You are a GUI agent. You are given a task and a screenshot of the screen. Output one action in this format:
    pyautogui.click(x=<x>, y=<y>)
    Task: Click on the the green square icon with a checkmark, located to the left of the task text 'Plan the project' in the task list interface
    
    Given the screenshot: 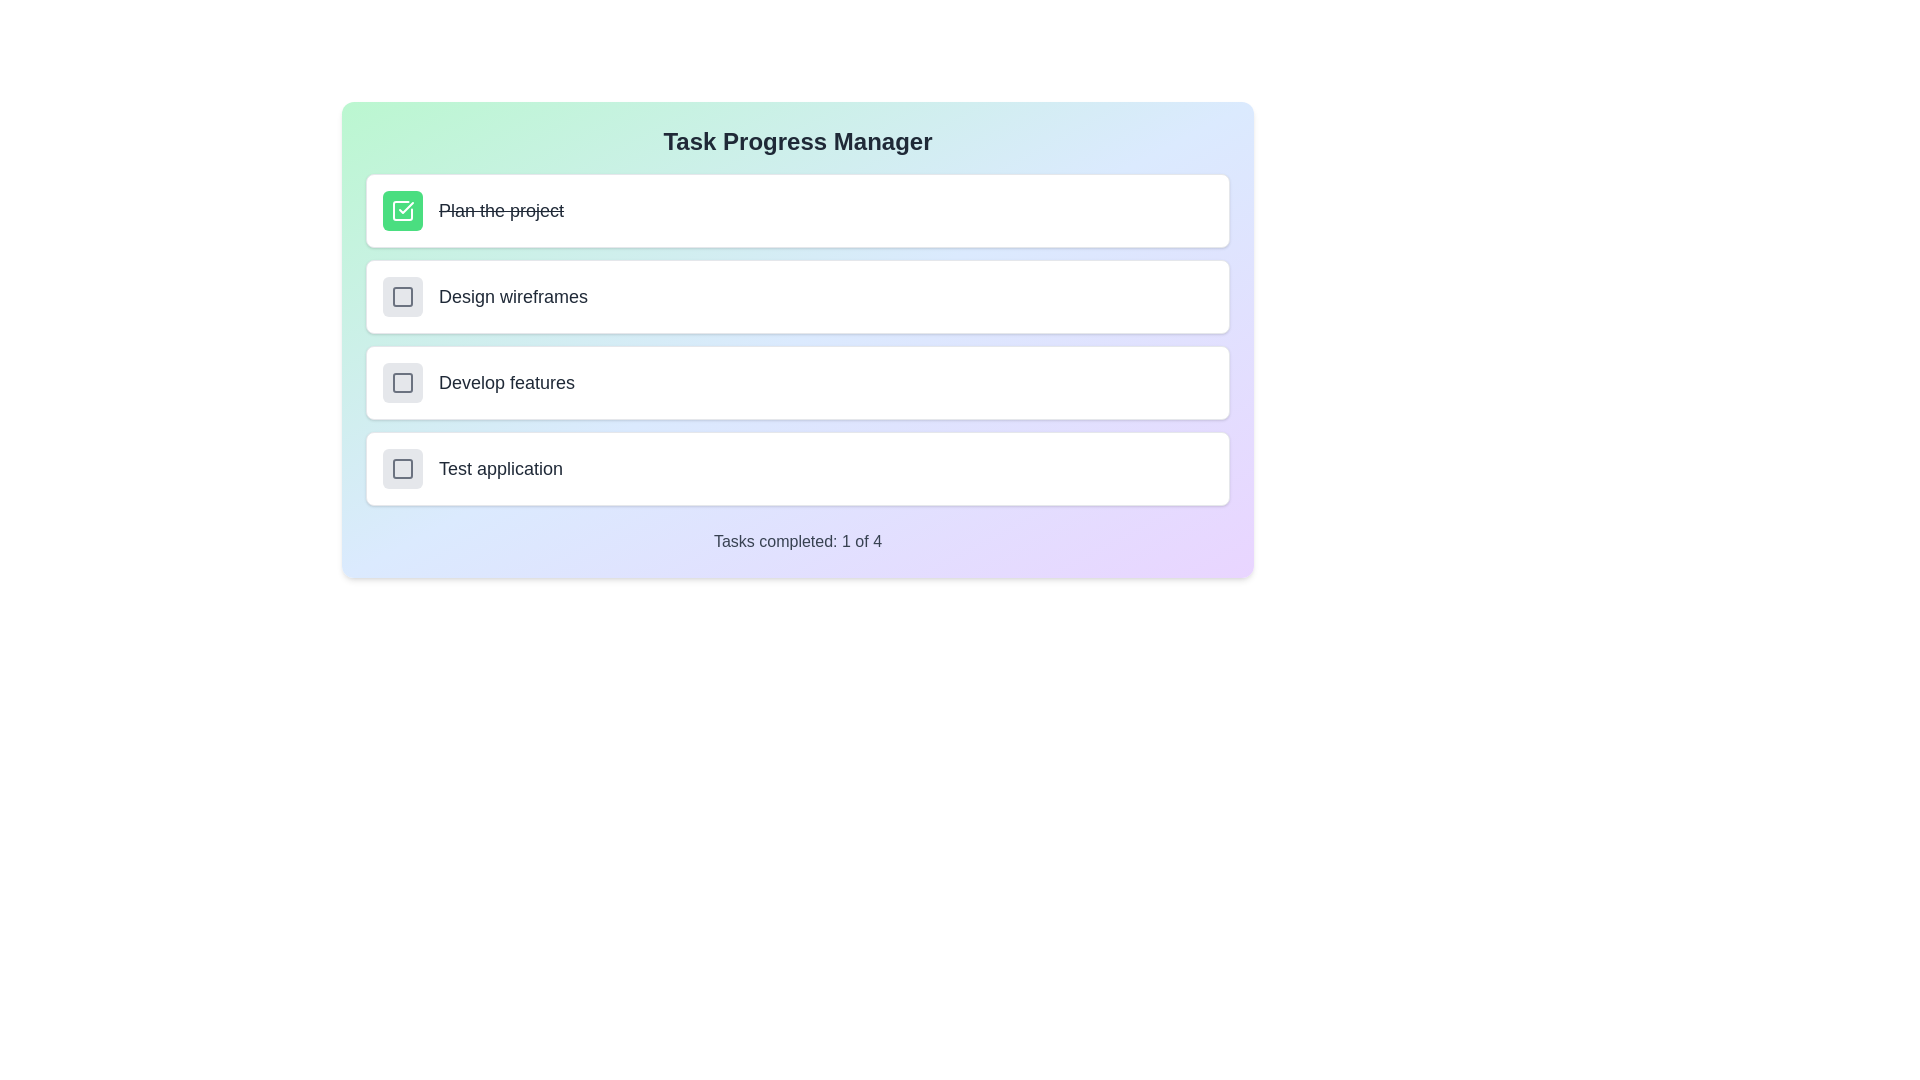 What is the action you would take?
    pyautogui.click(x=402, y=211)
    